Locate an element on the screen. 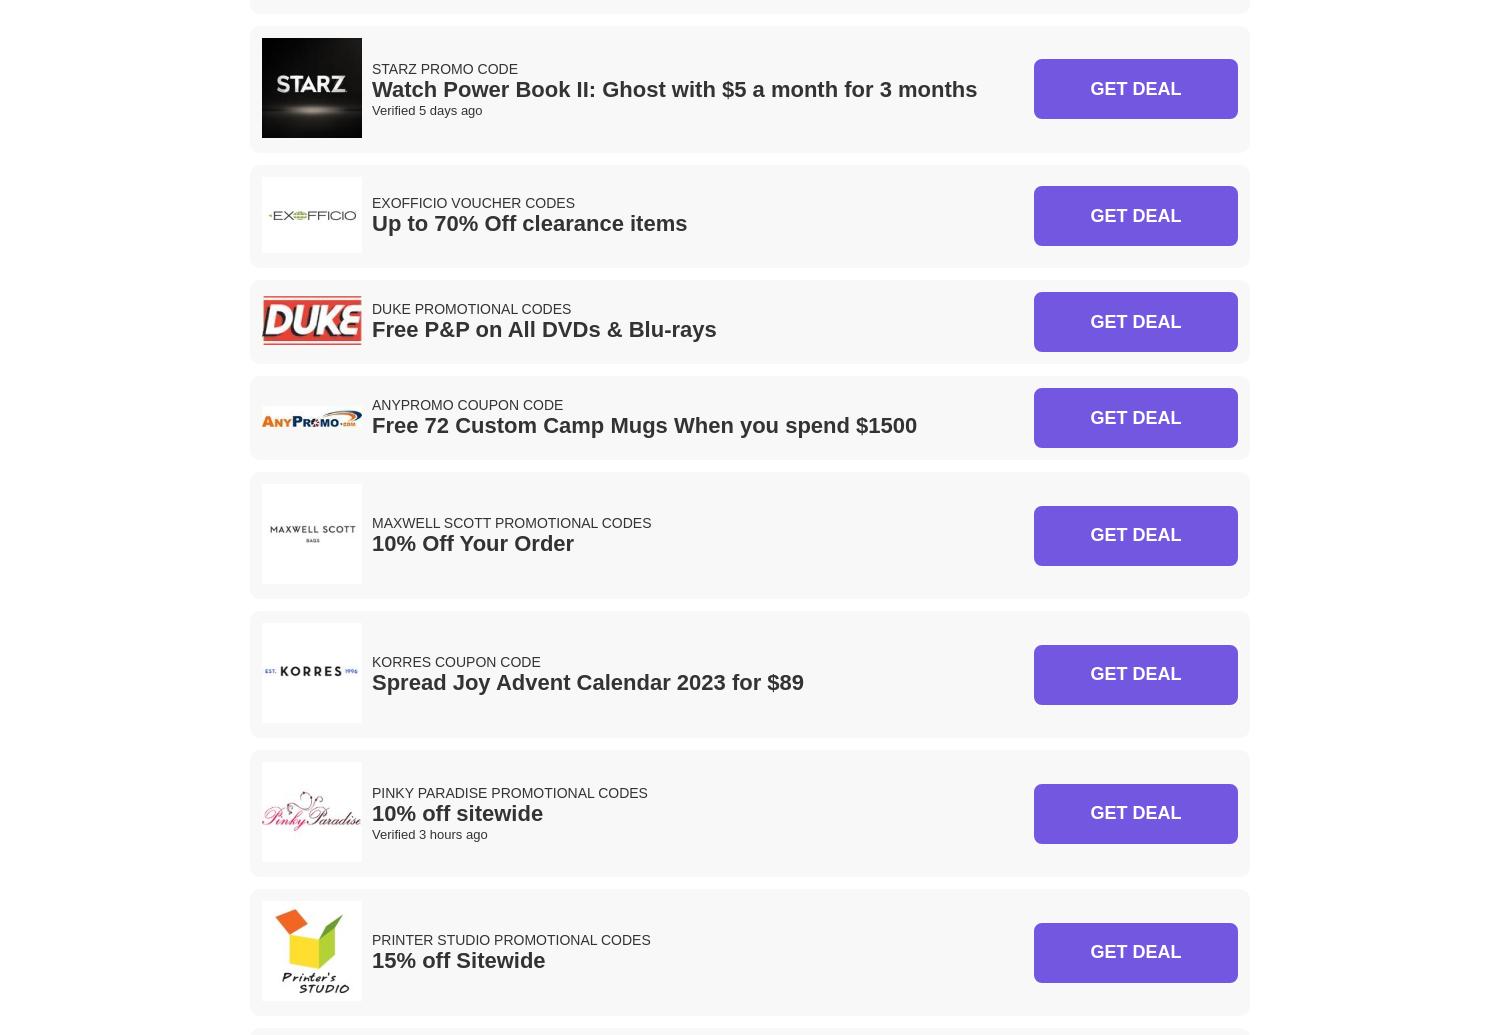 This screenshot has height=1035, width=1500. 'Starz Promo Code' is located at coordinates (443, 67).